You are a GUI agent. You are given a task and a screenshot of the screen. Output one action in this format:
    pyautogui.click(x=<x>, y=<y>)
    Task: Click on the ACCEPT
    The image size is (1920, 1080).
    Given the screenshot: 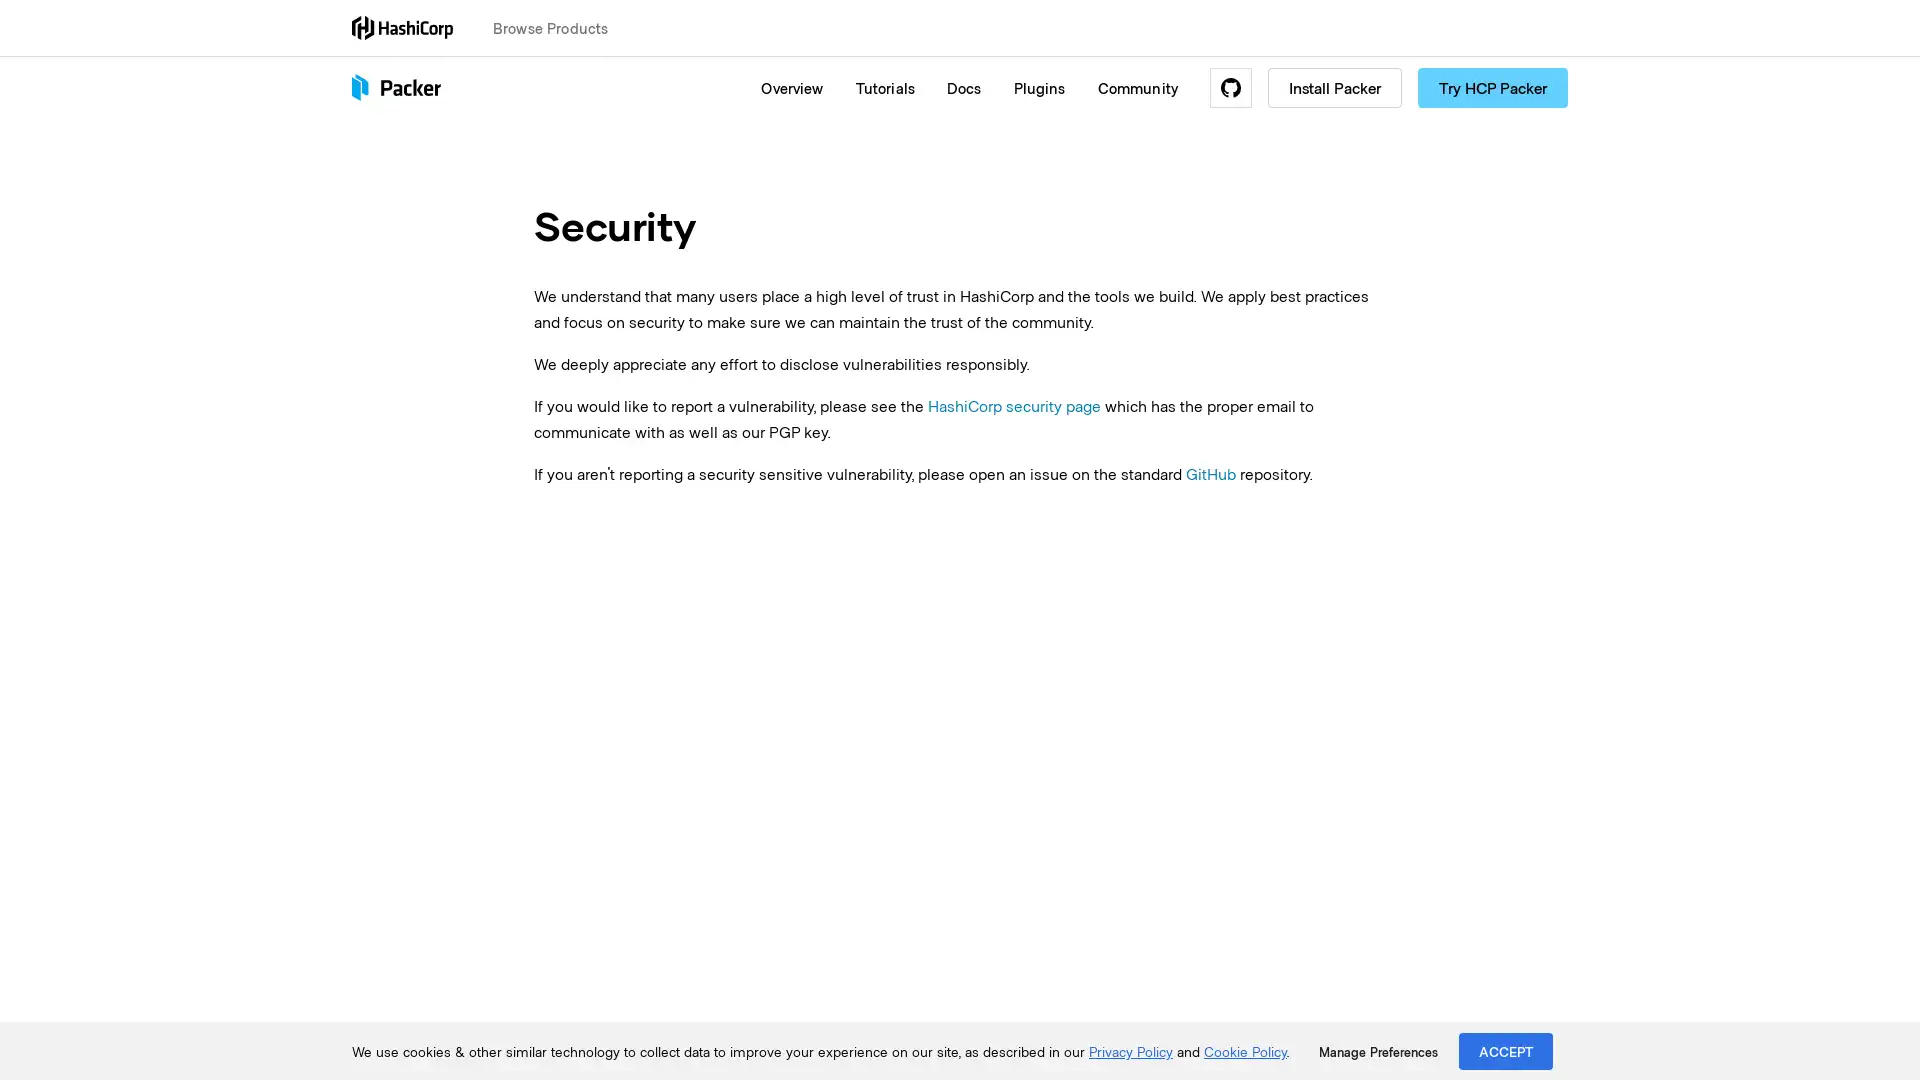 What is the action you would take?
    pyautogui.click(x=1506, y=1050)
    